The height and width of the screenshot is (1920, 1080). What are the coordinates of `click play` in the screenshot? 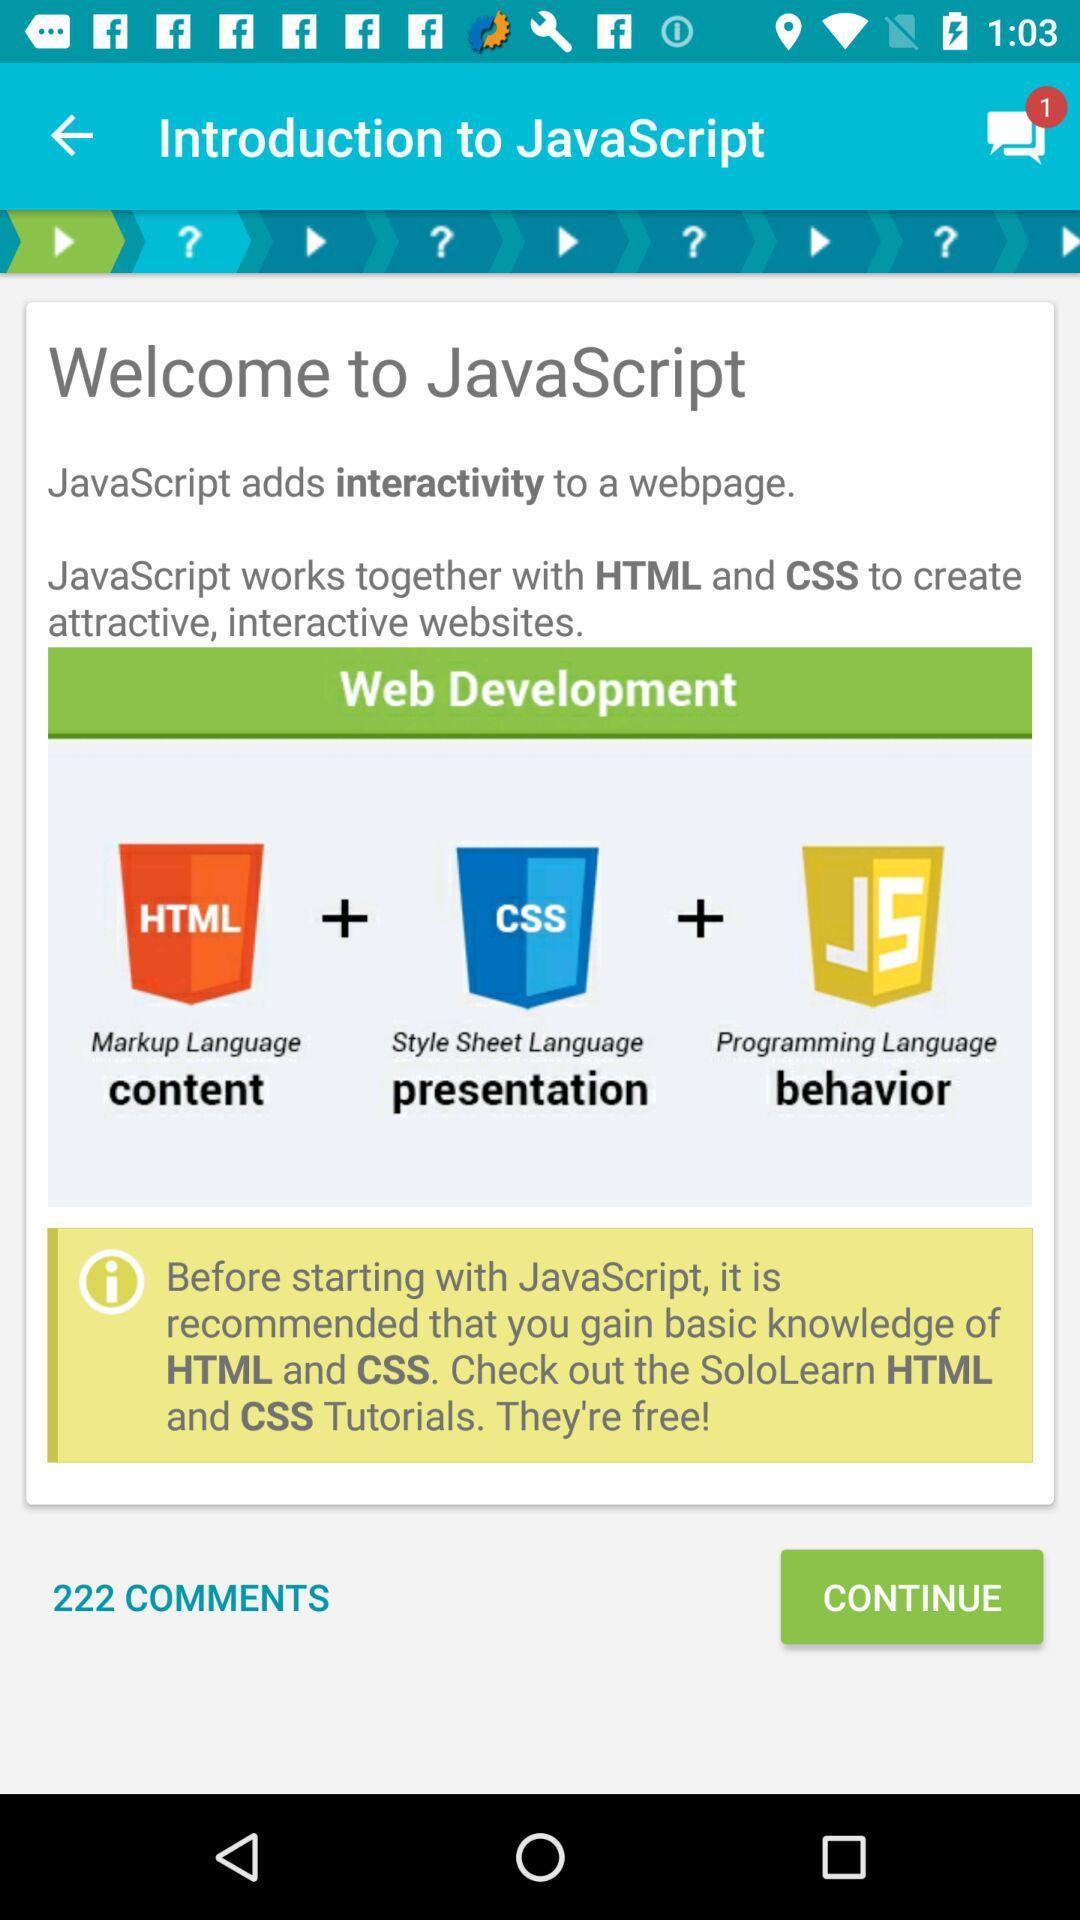 It's located at (818, 240).